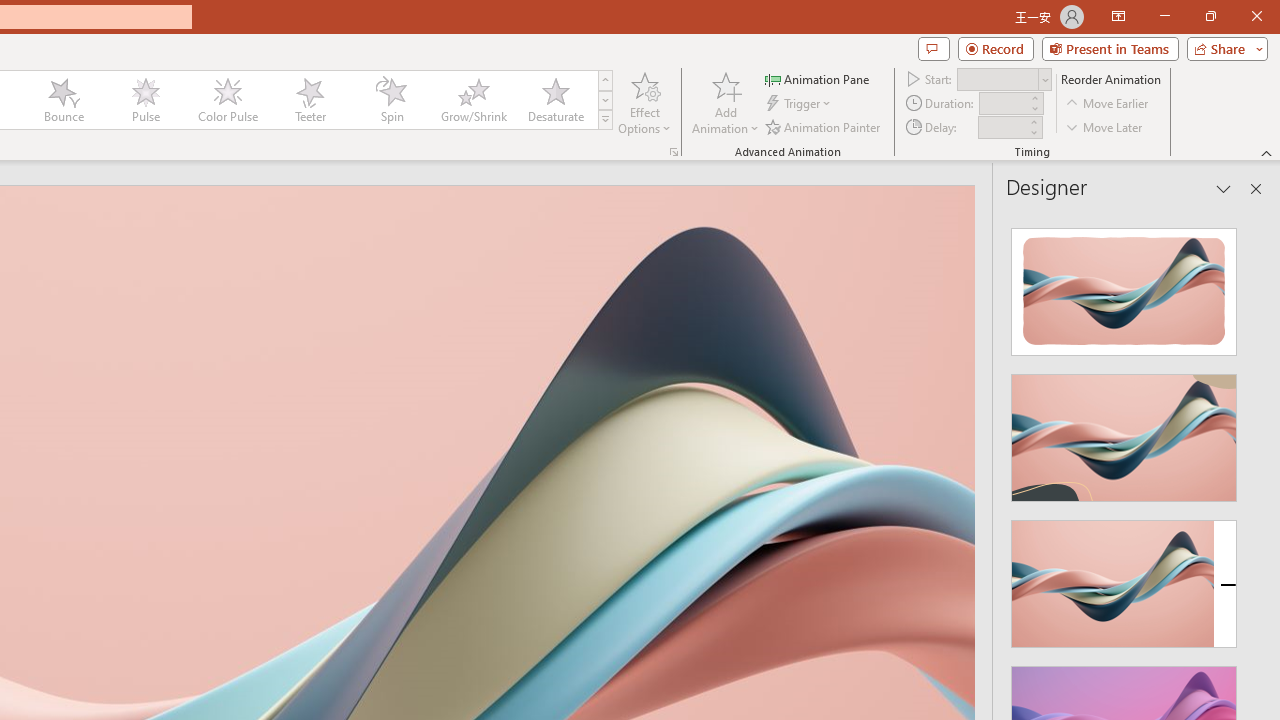 Image resolution: width=1280 pixels, height=720 pixels. I want to click on 'Recommended Design: Design Idea', so click(1124, 286).